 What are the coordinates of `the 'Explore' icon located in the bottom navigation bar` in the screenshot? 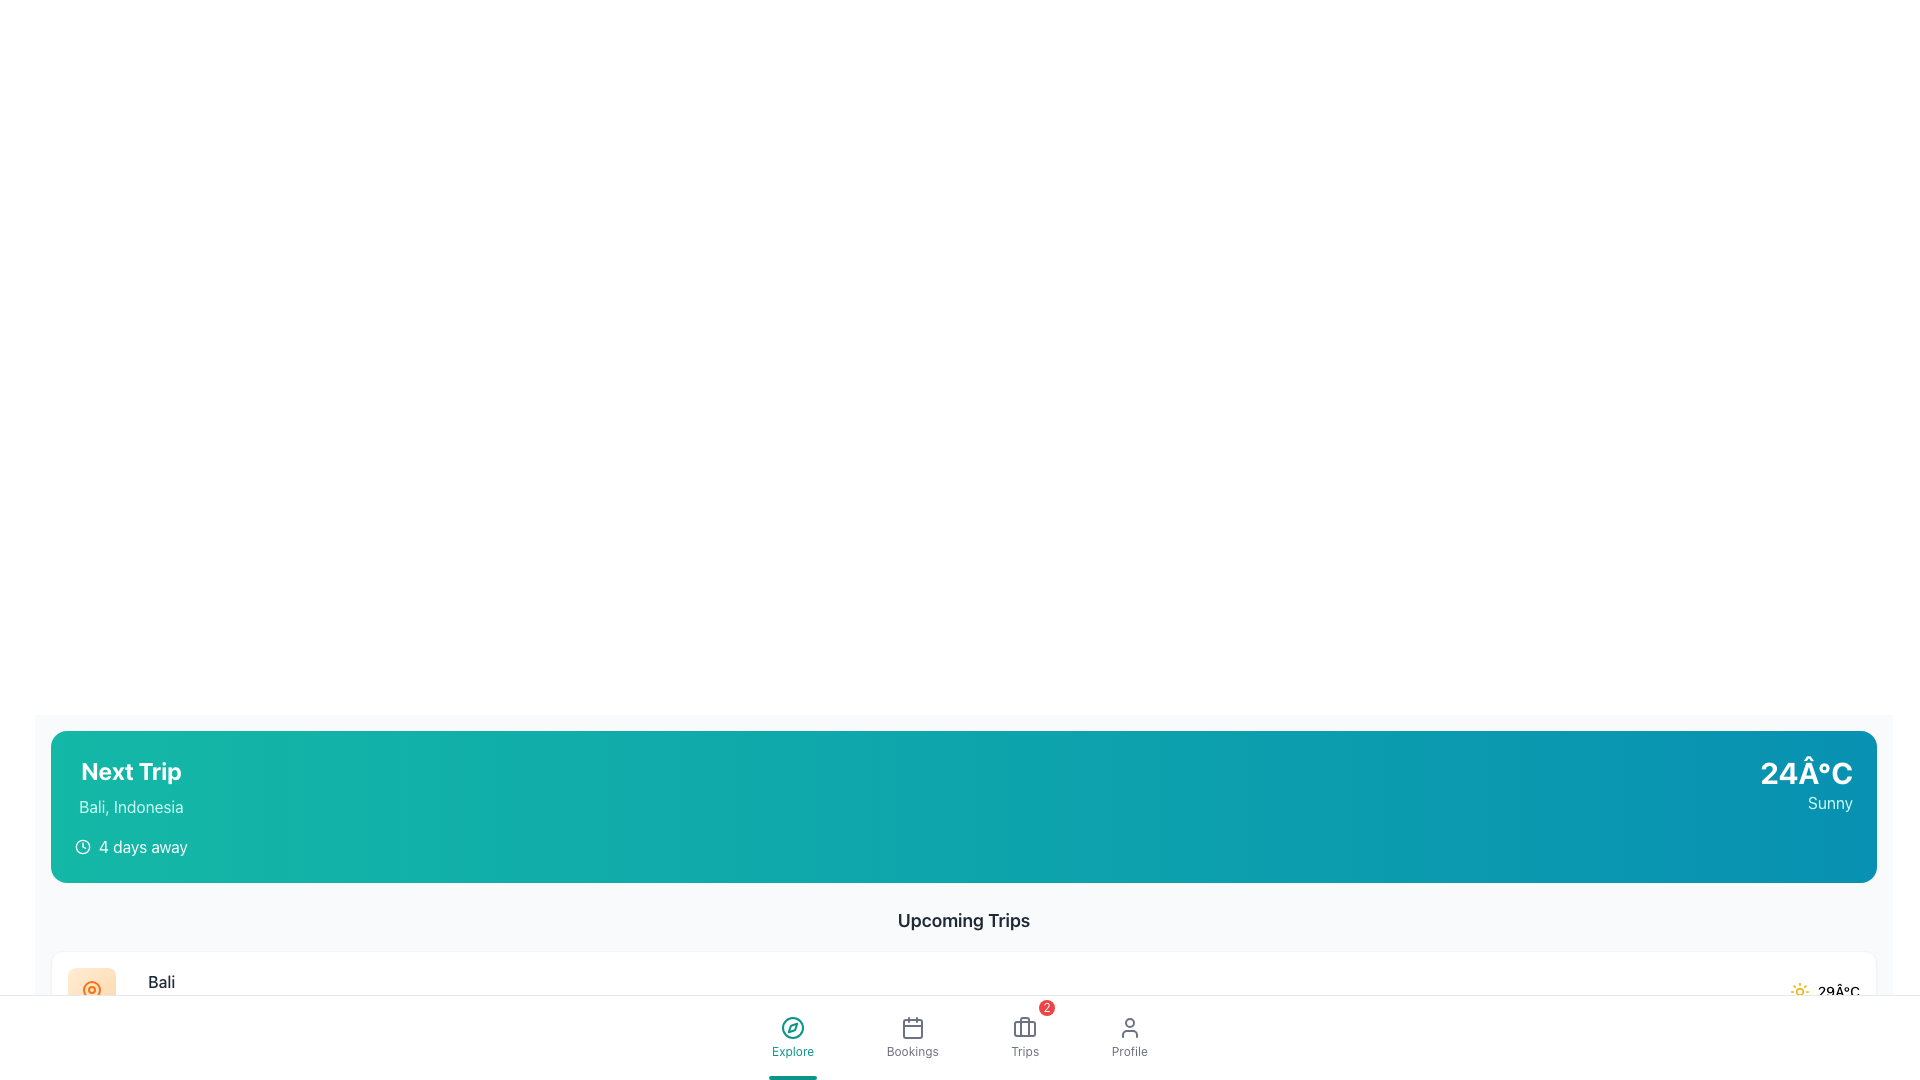 It's located at (792, 1028).